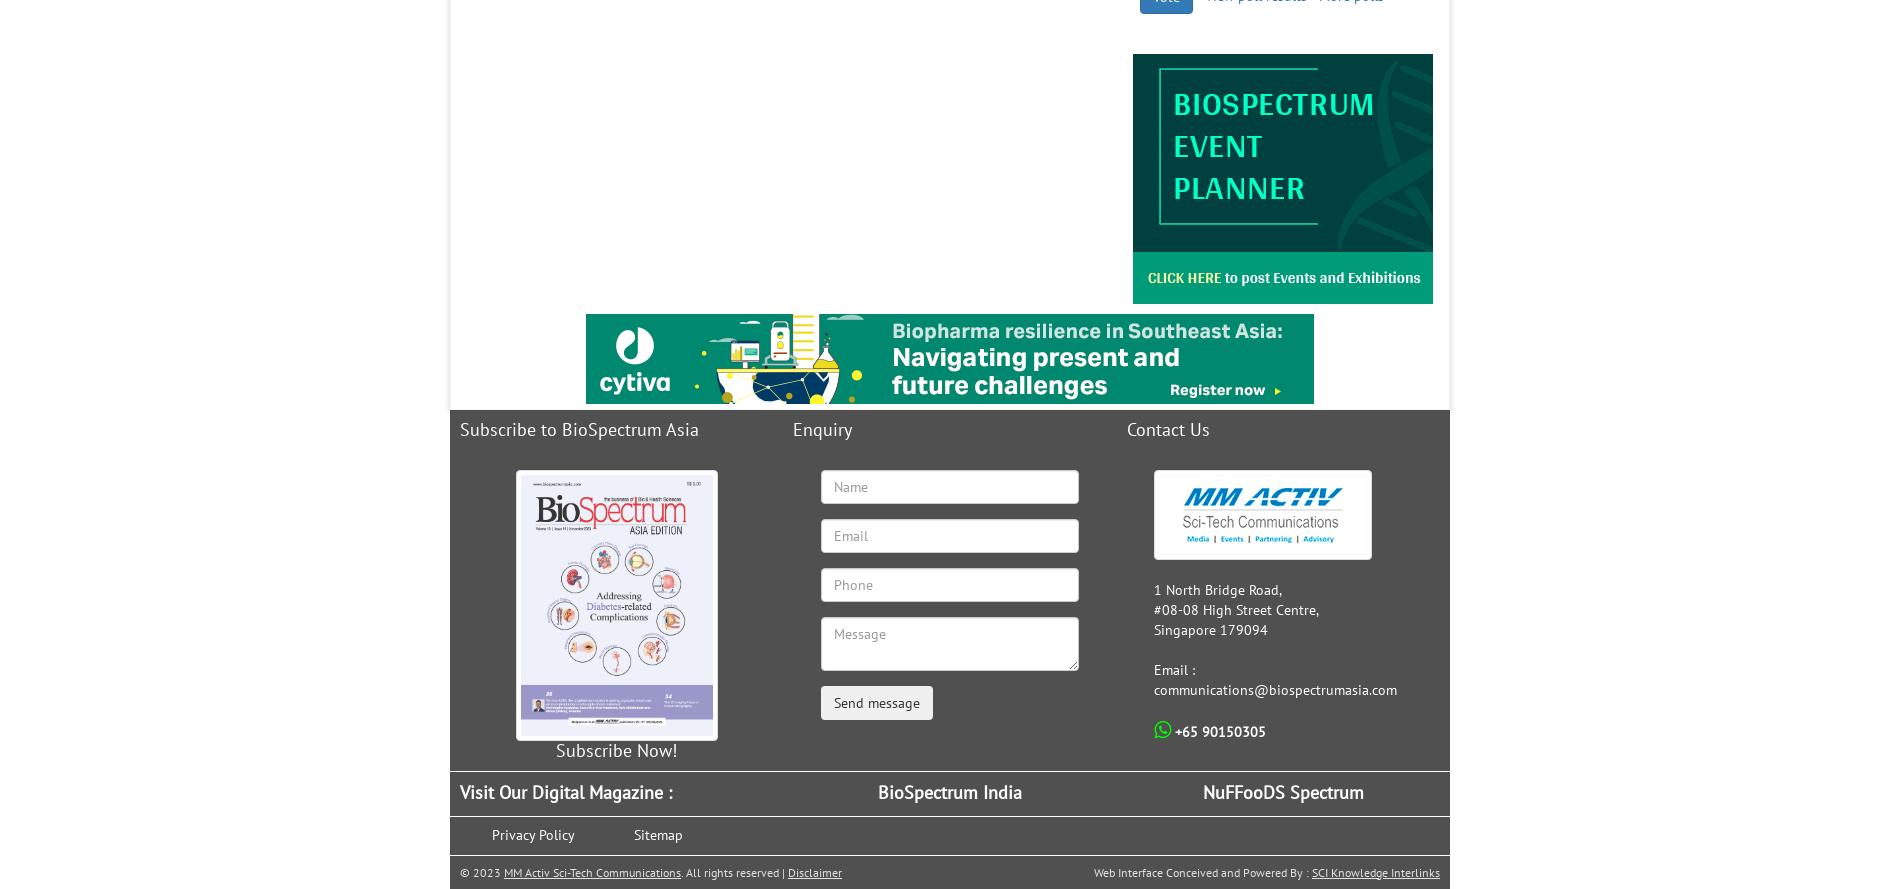  Describe the element at coordinates (1219, 731) in the screenshot. I see `'+65 90150305'` at that location.